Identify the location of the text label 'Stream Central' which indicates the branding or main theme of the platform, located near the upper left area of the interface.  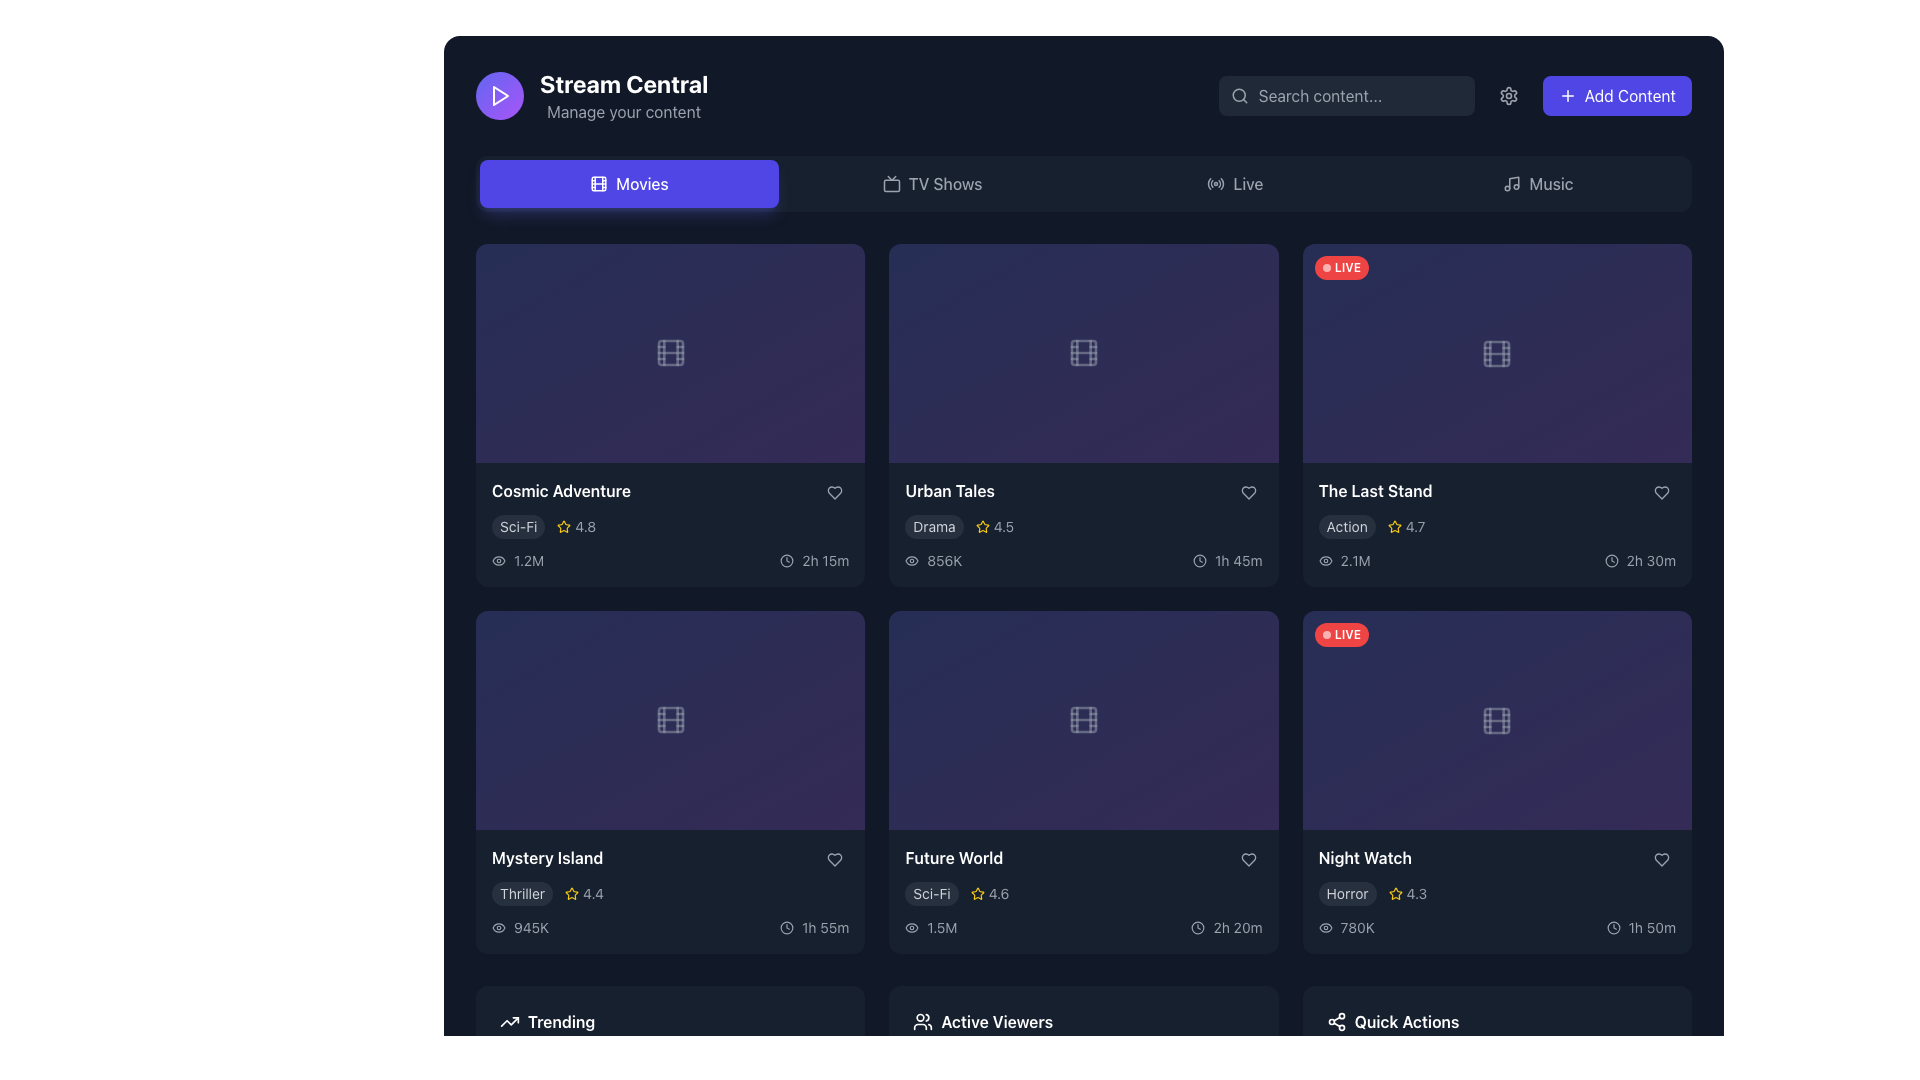
(623, 83).